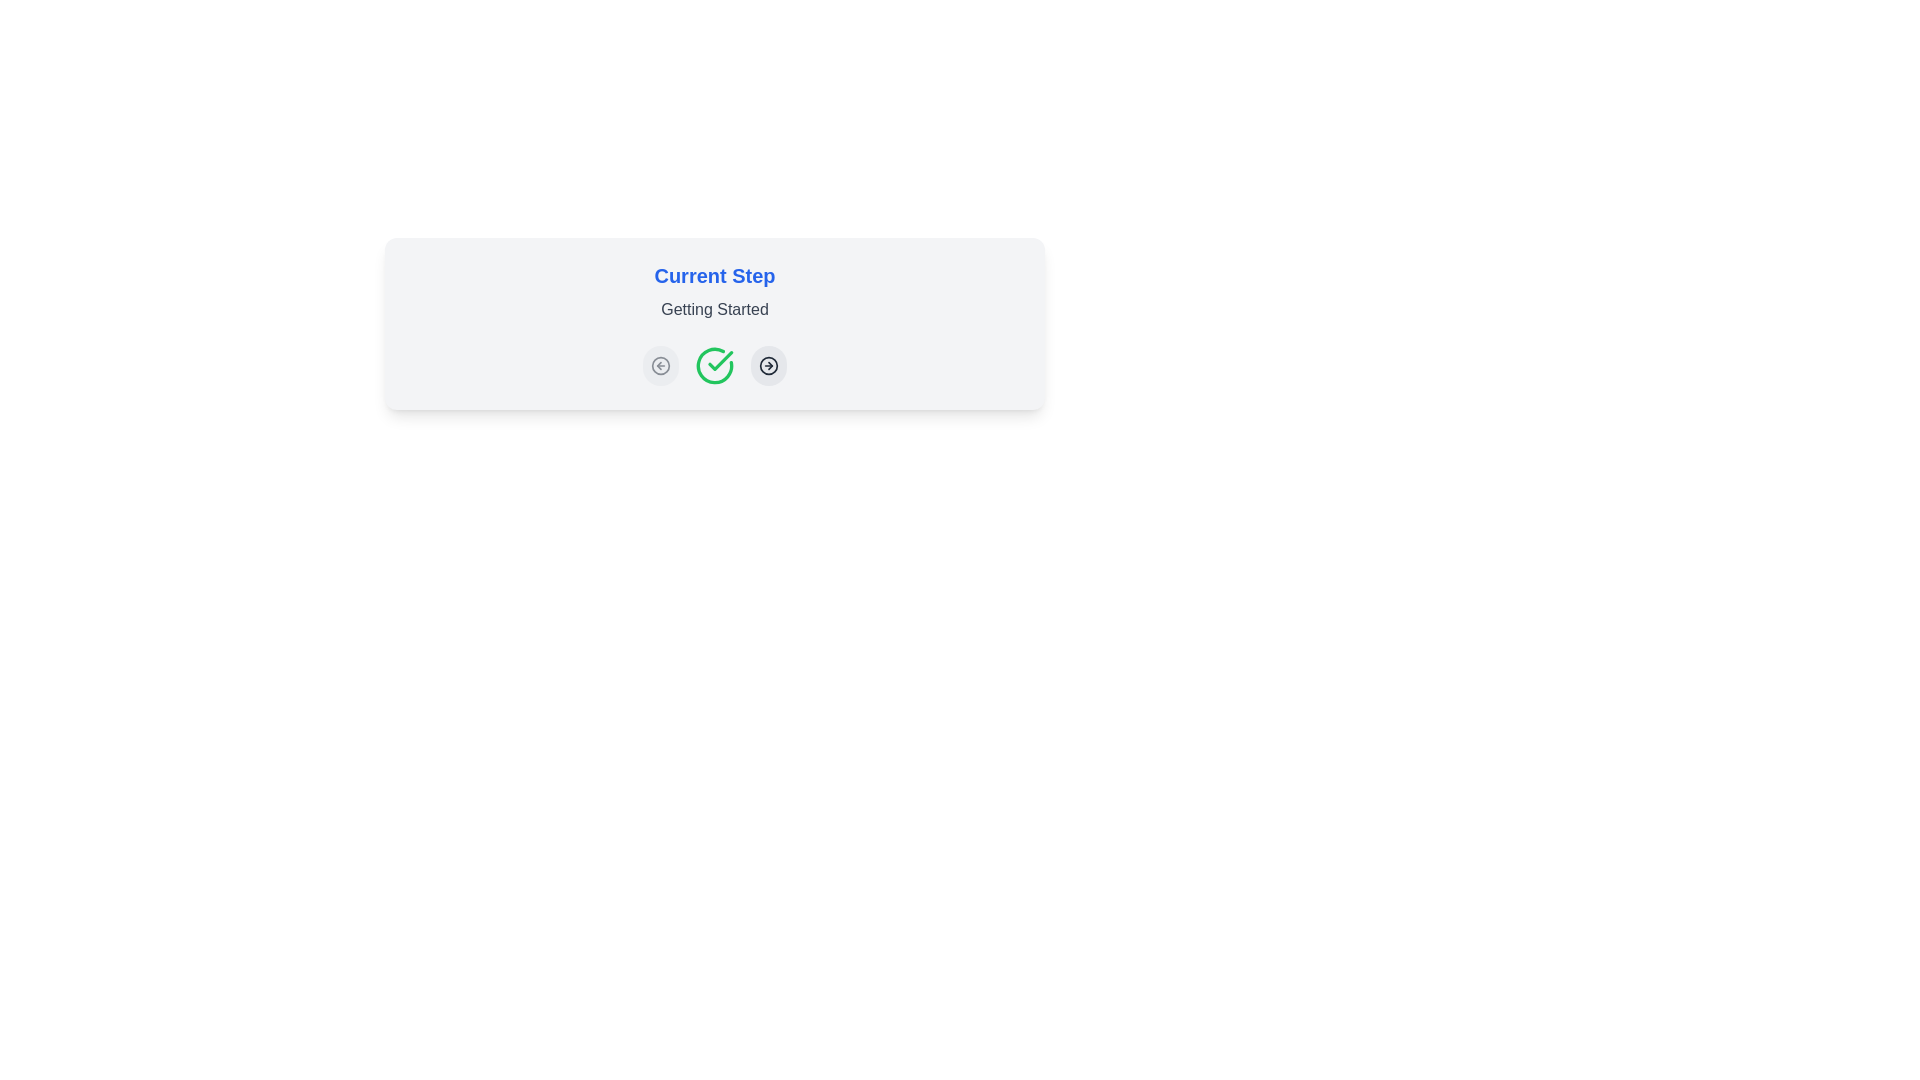 The width and height of the screenshot is (1920, 1080). I want to click on the circular icon with a green border and a checkmark inside, indicating a completed action, which is located at the center of a horizontally aligned row of icons, so click(715, 366).